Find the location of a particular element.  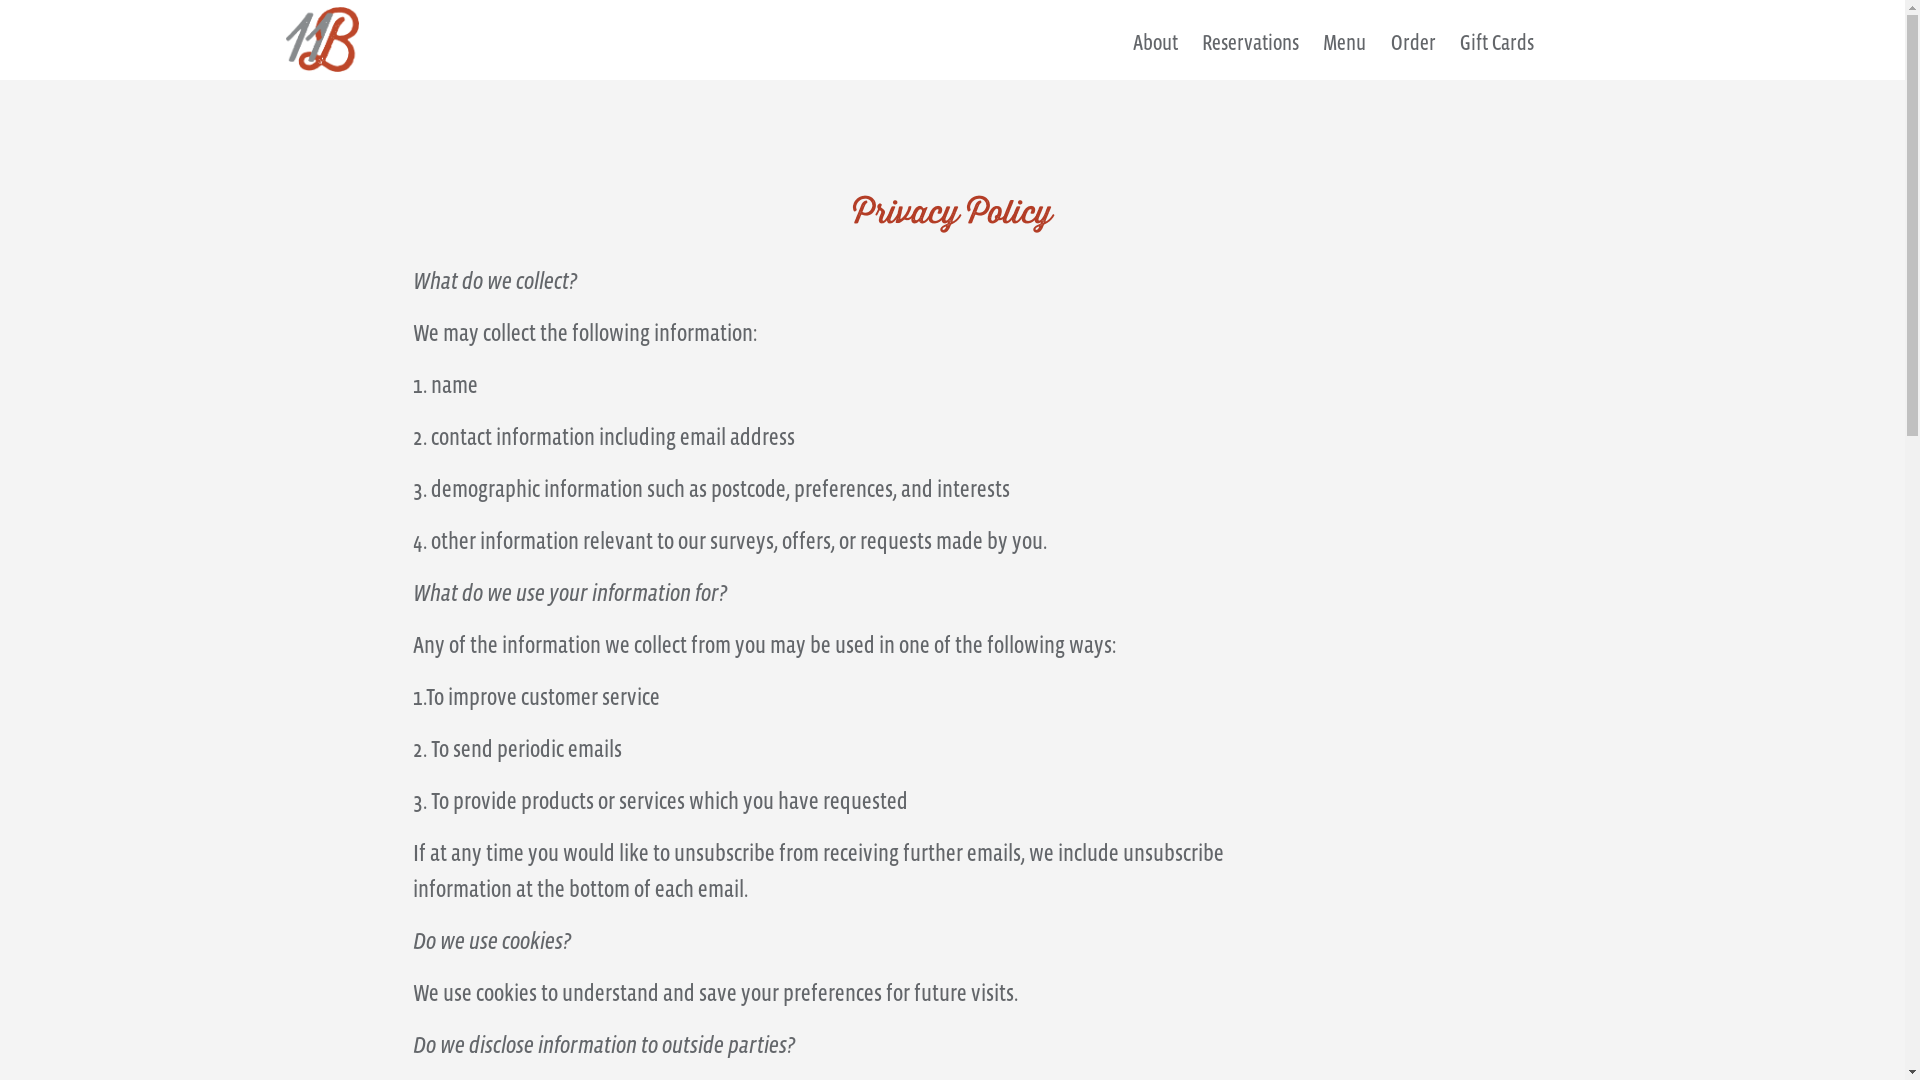

'Gift Cards' is located at coordinates (1459, 52).